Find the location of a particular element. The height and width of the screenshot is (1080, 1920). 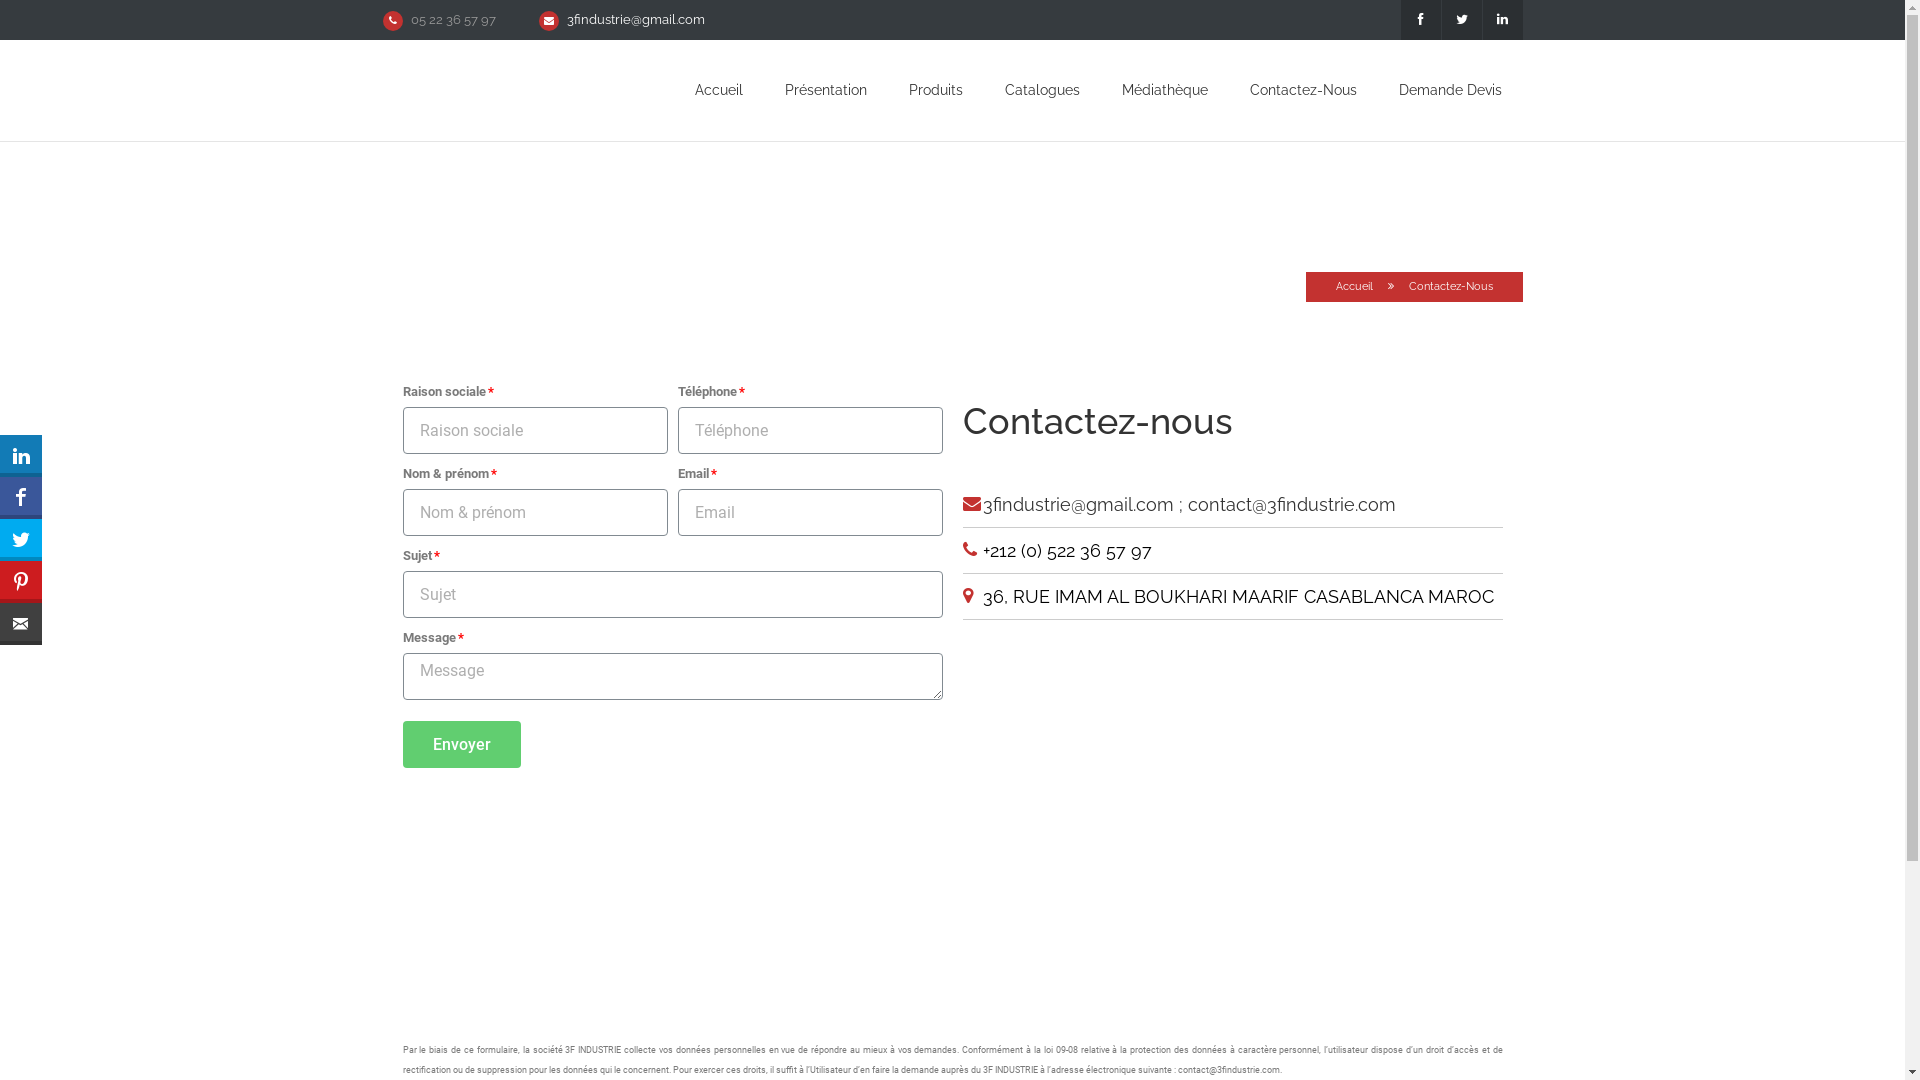

'Share on Facebook' is located at coordinates (20, 496).